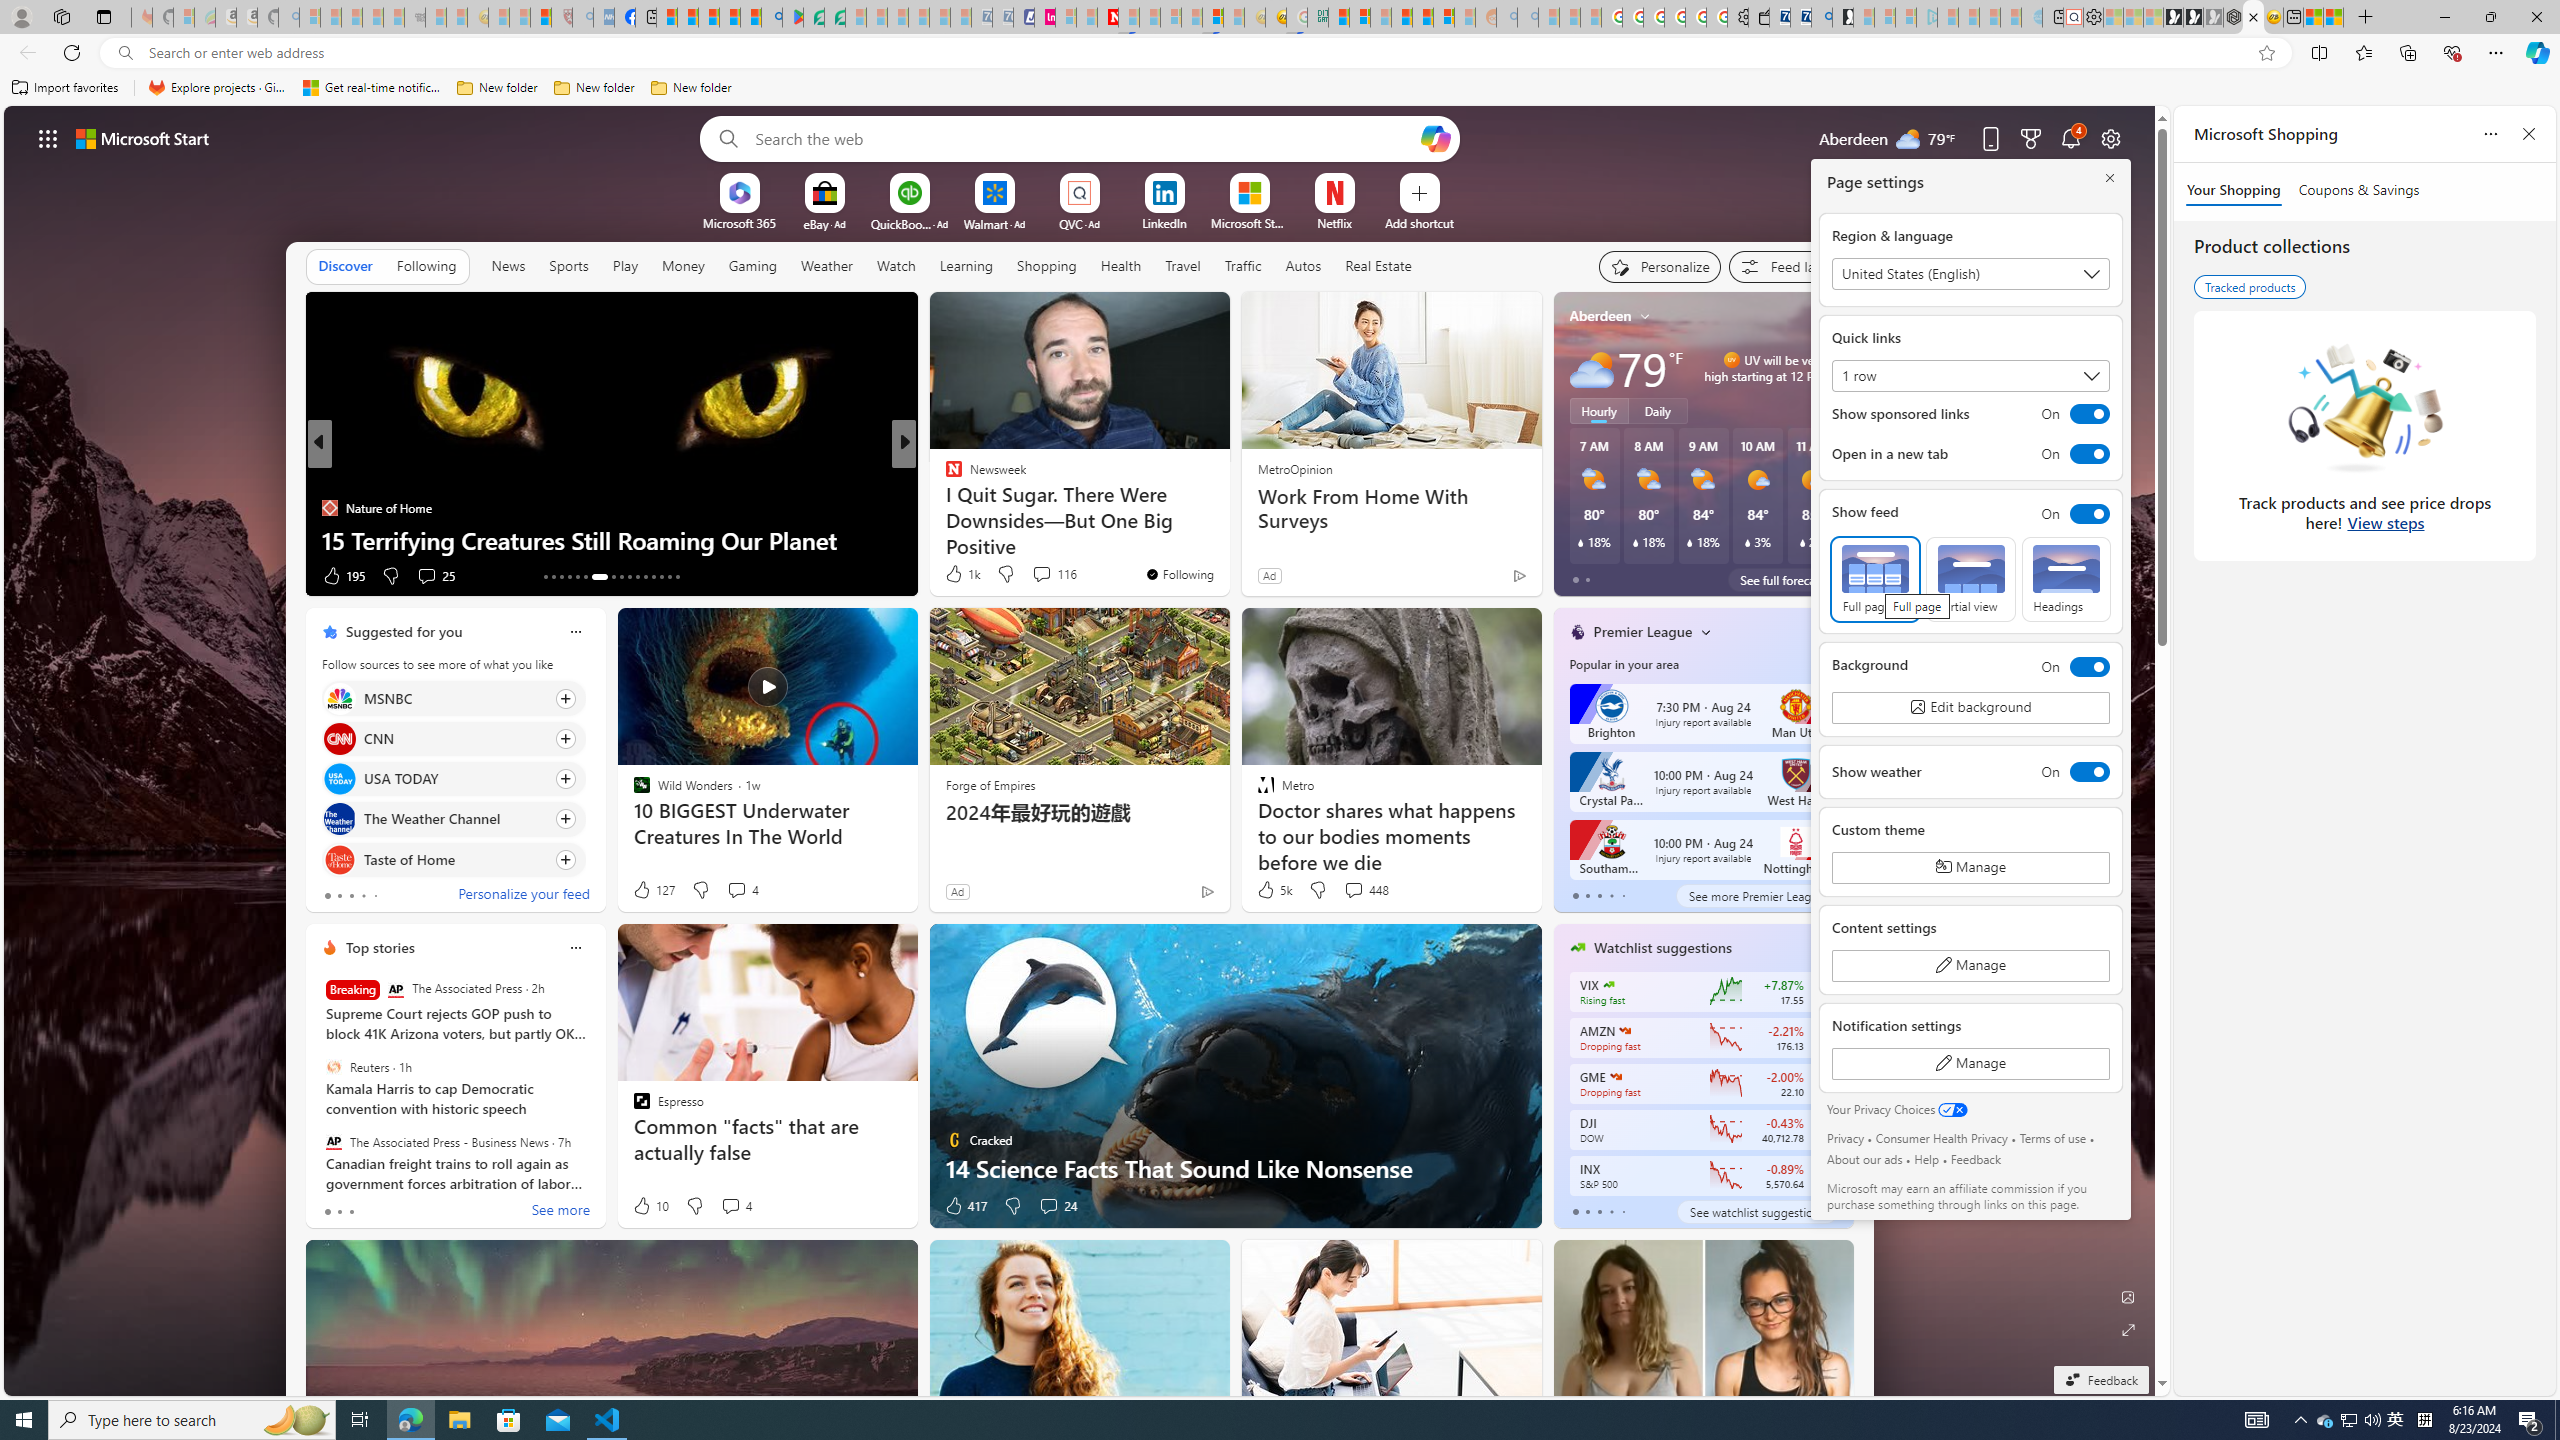 Image resolution: width=2560 pixels, height=1440 pixels. Describe the element at coordinates (1597, 1211) in the screenshot. I see `'tab-2'` at that location.